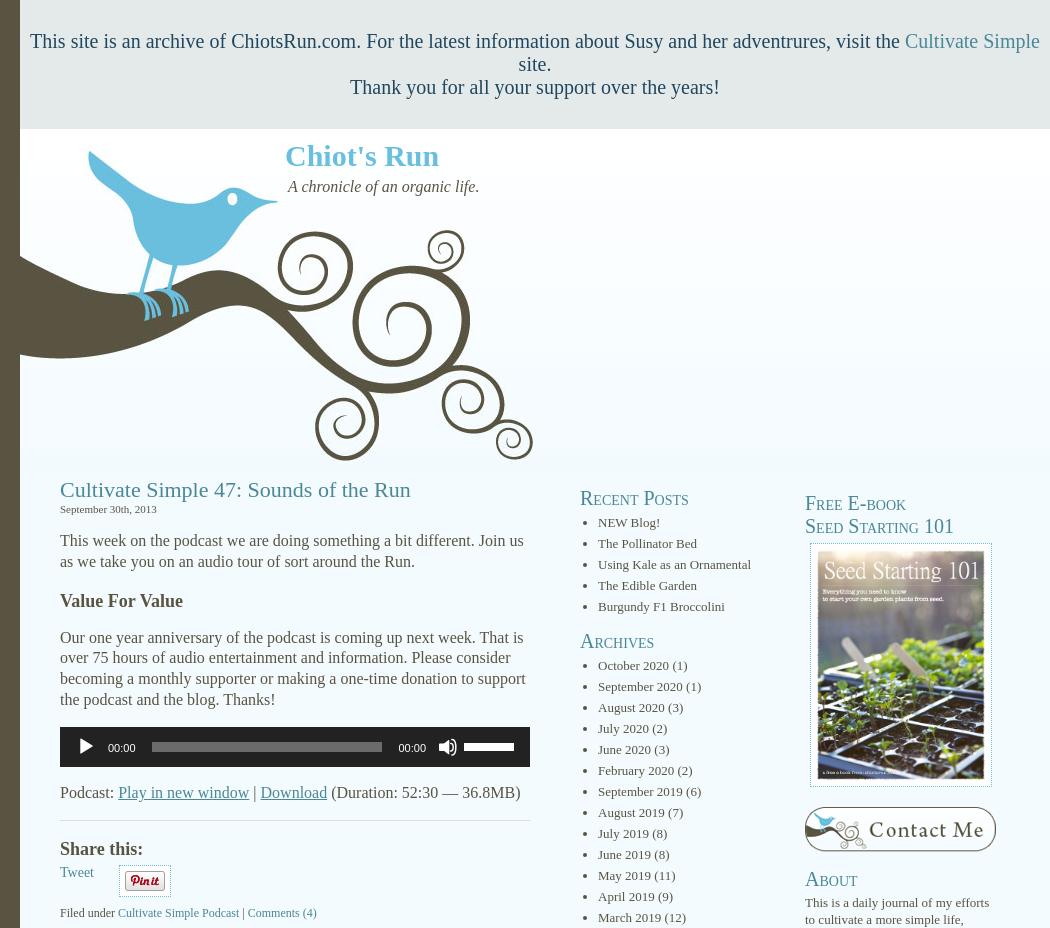 The width and height of the screenshot is (1050, 928). Describe the element at coordinates (638, 686) in the screenshot. I see `'September 2020'` at that location.